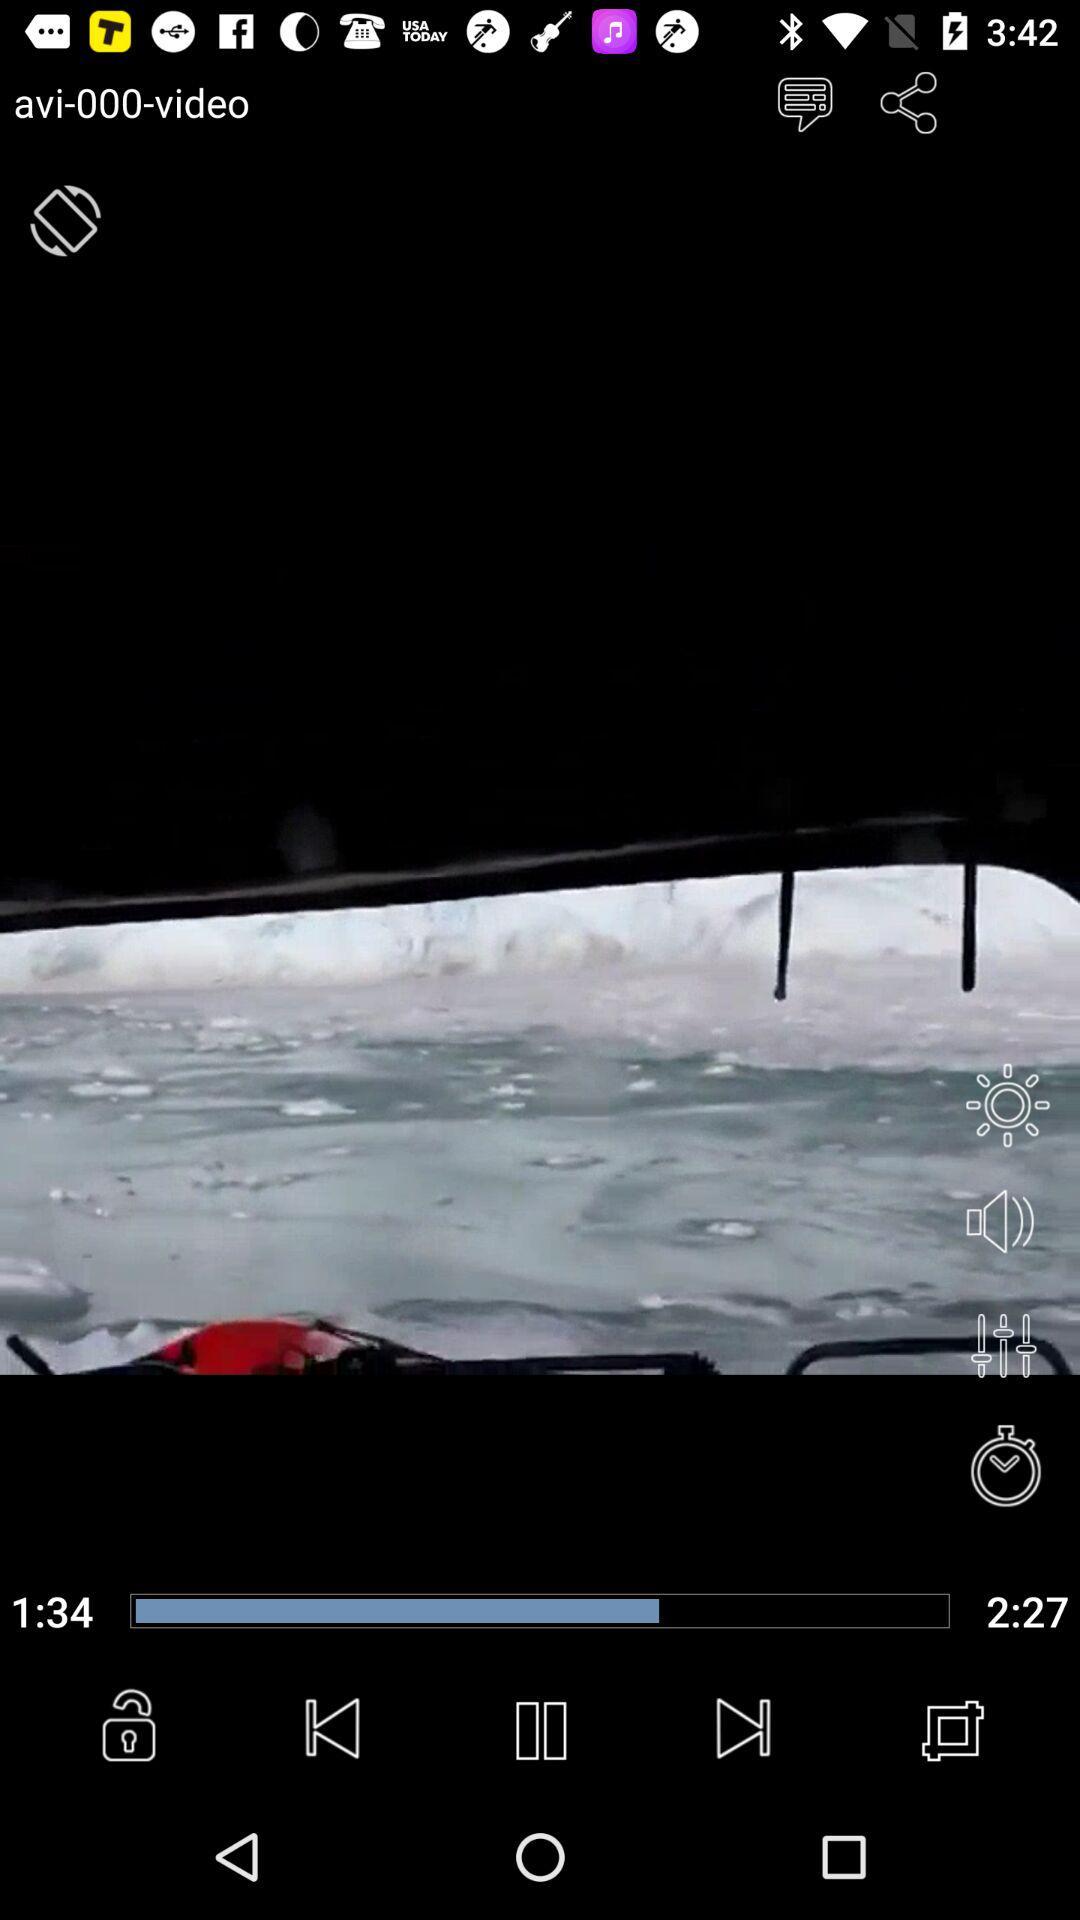 Image resolution: width=1080 pixels, height=1920 pixels. I want to click on chat selection, so click(803, 101).